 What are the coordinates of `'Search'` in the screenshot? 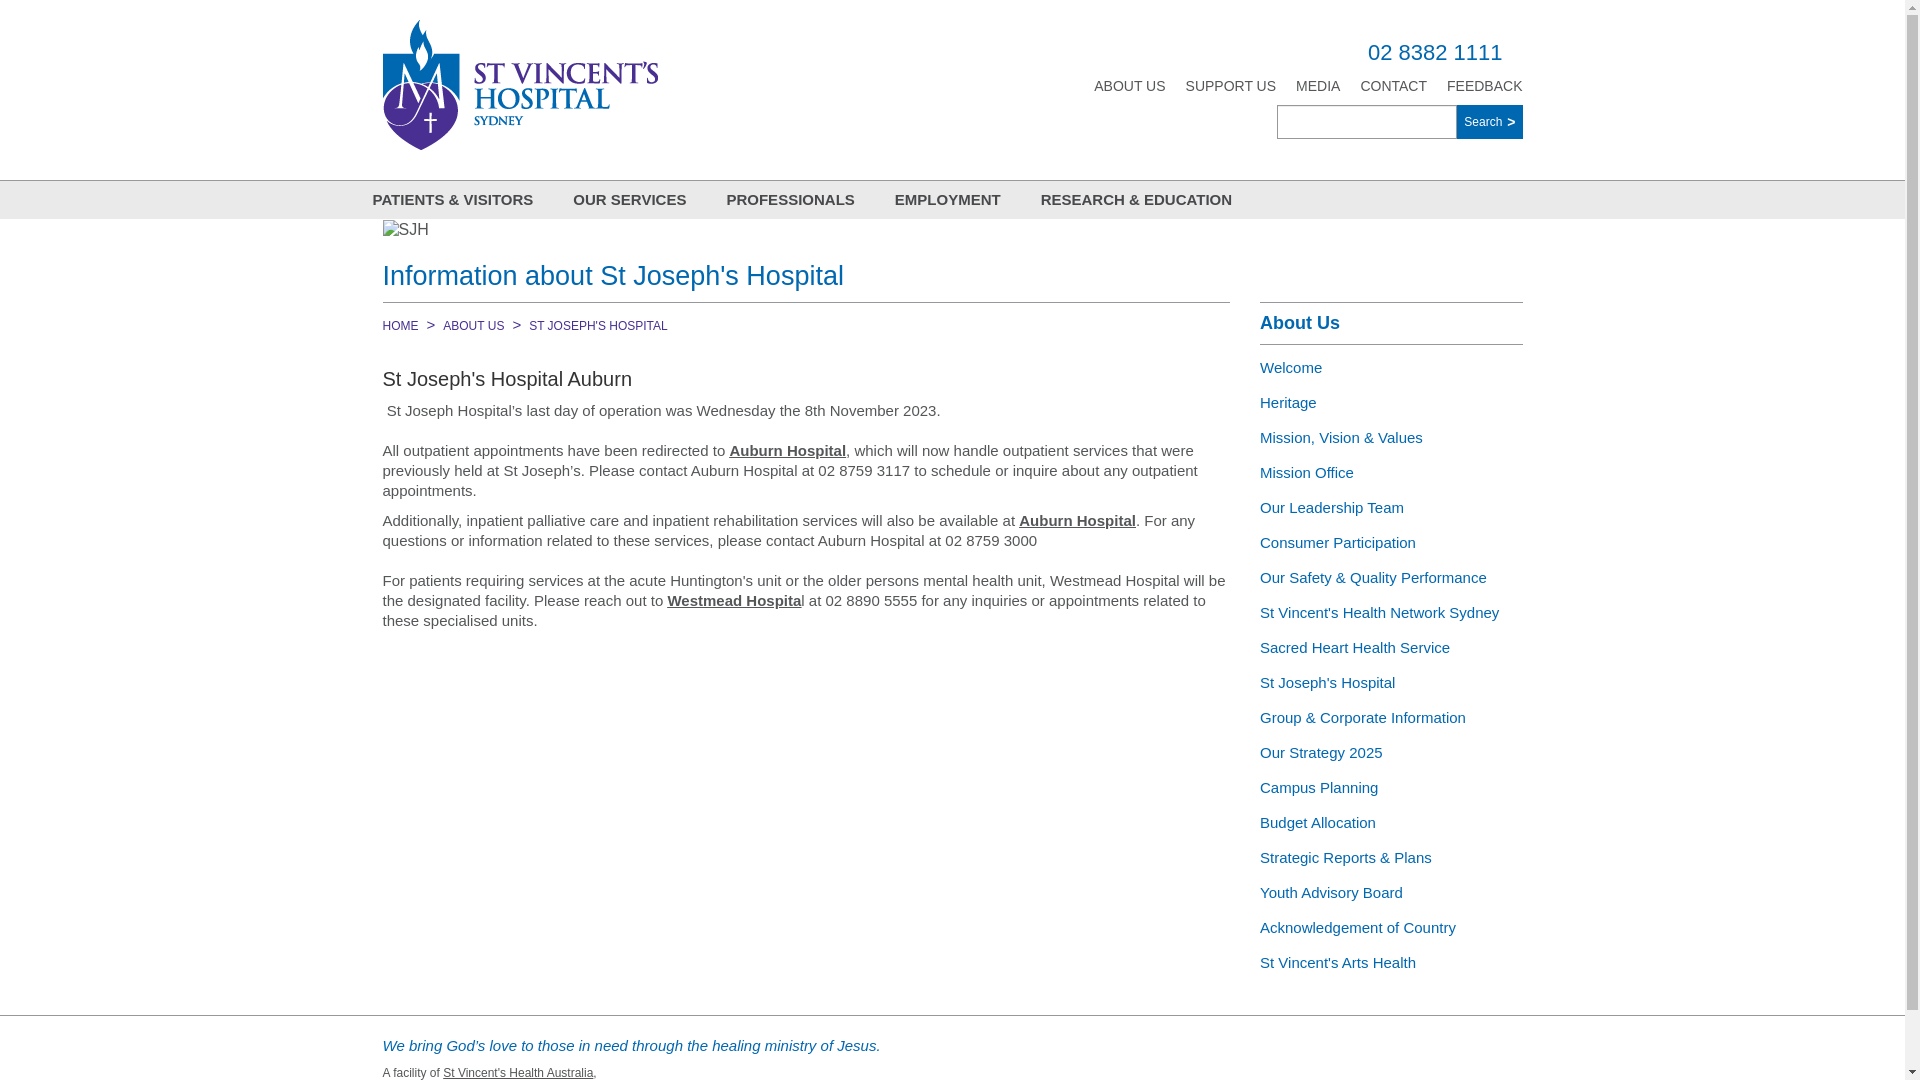 It's located at (1489, 122).